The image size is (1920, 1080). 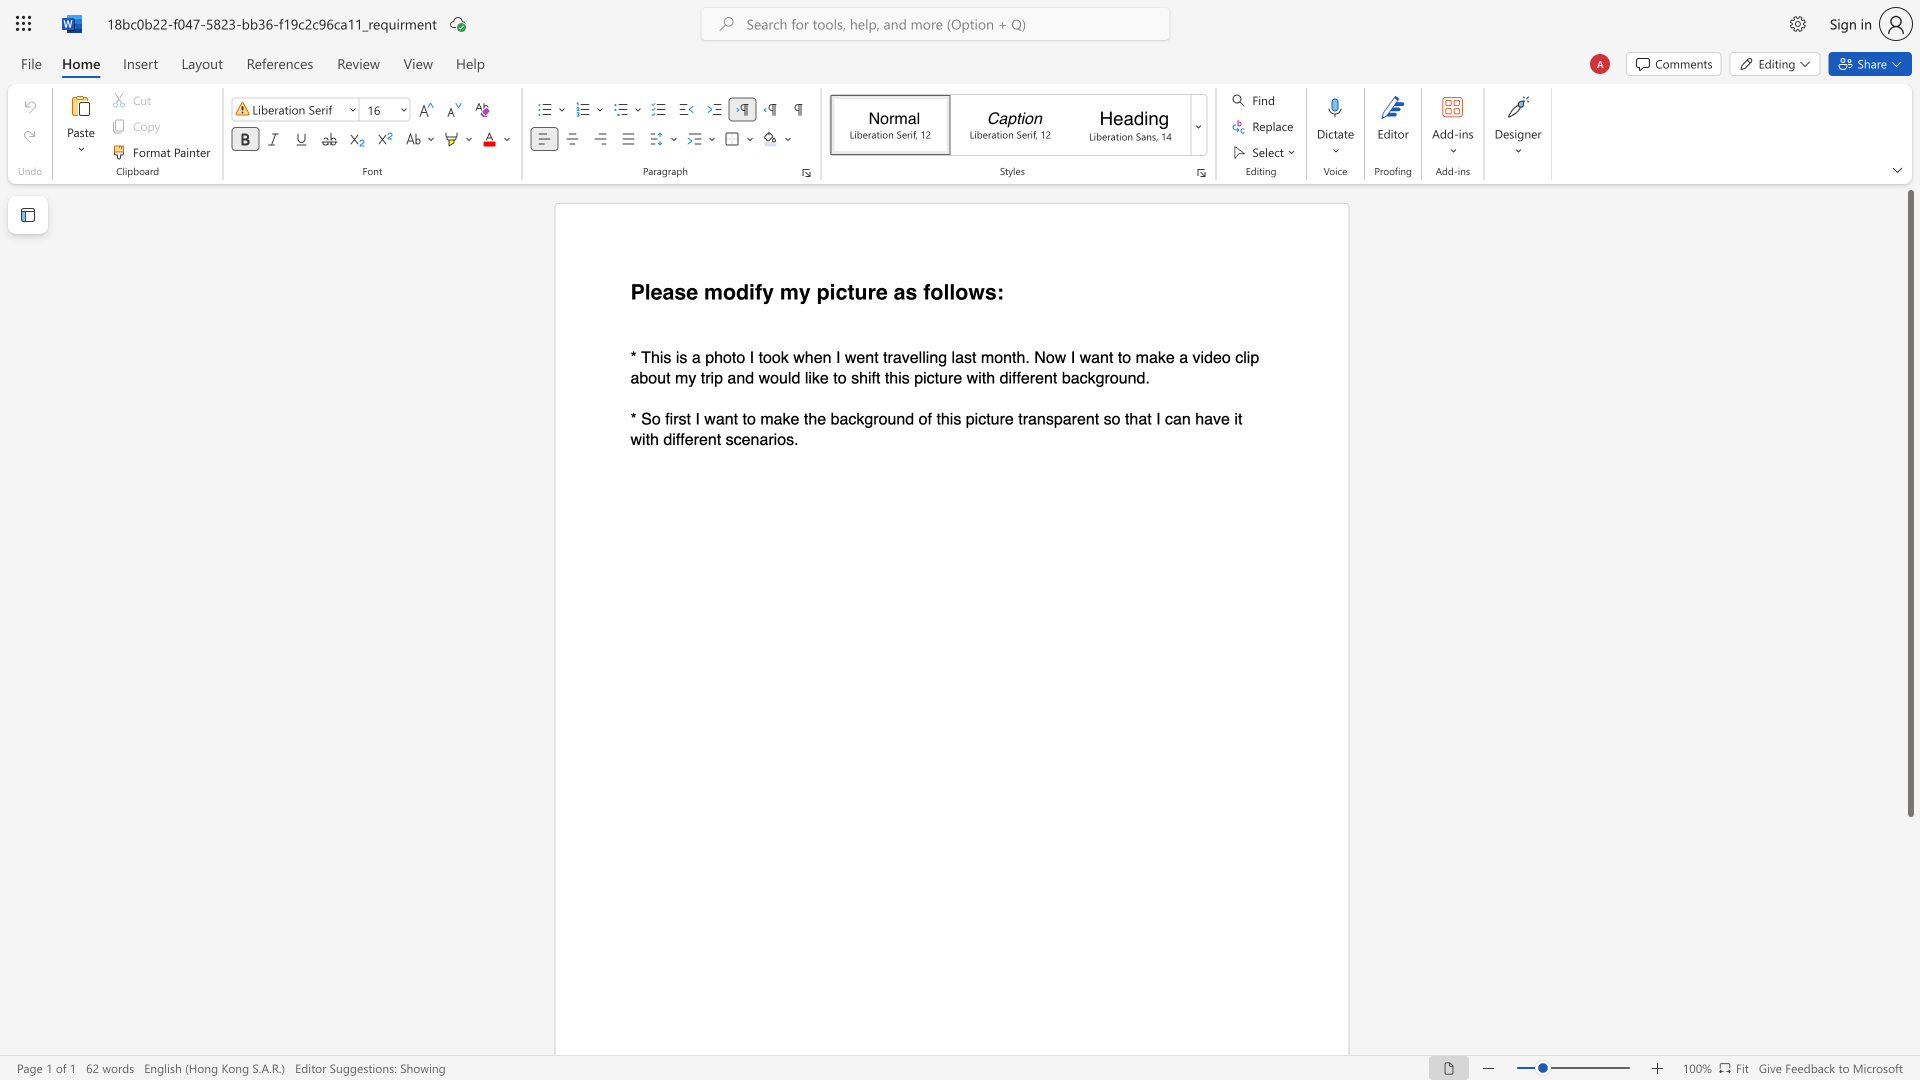 What do you see at coordinates (1169, 417) in the screenshot?
I see `the 3th character "c" in the text` at bounding box center [1169, 417].